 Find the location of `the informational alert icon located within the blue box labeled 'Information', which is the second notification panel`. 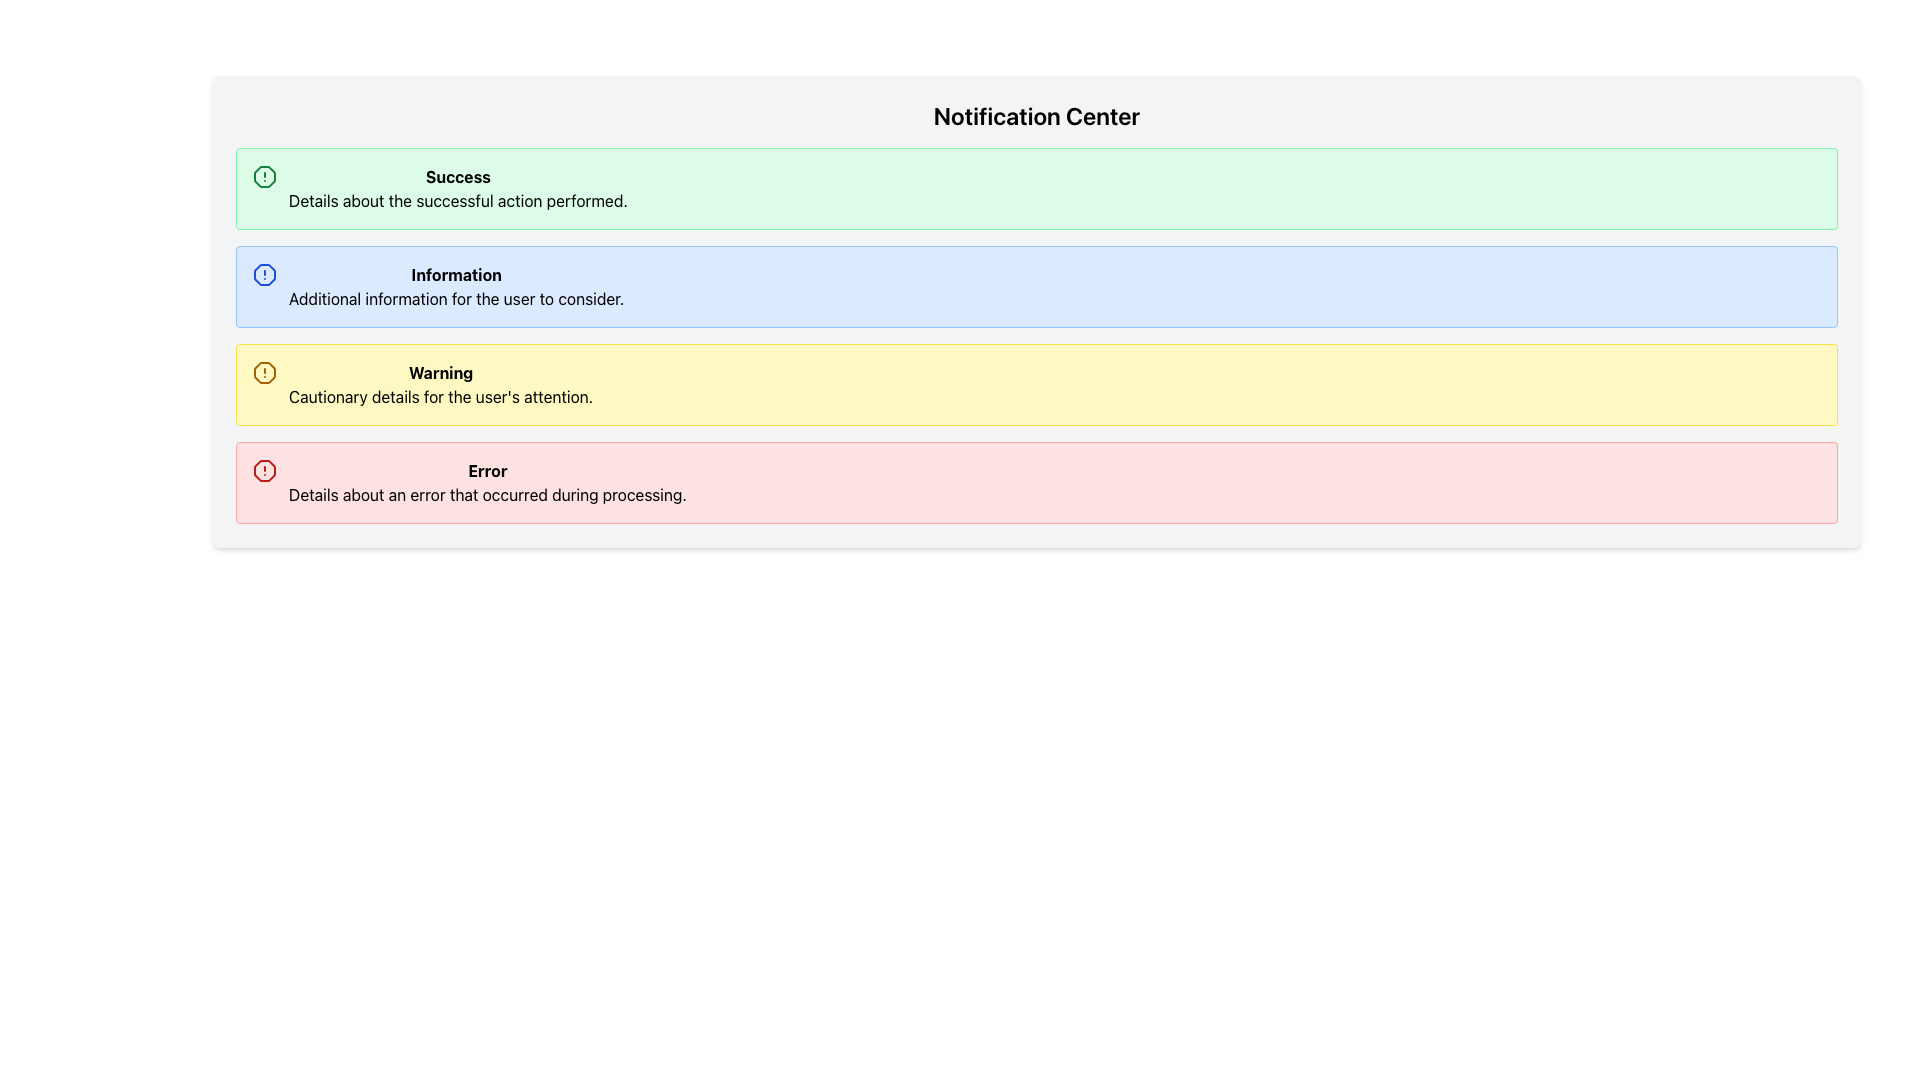

the informational alert icon located within the blue box labeled 'Information', which is the second notification panel is located at coordinates (263, 274).